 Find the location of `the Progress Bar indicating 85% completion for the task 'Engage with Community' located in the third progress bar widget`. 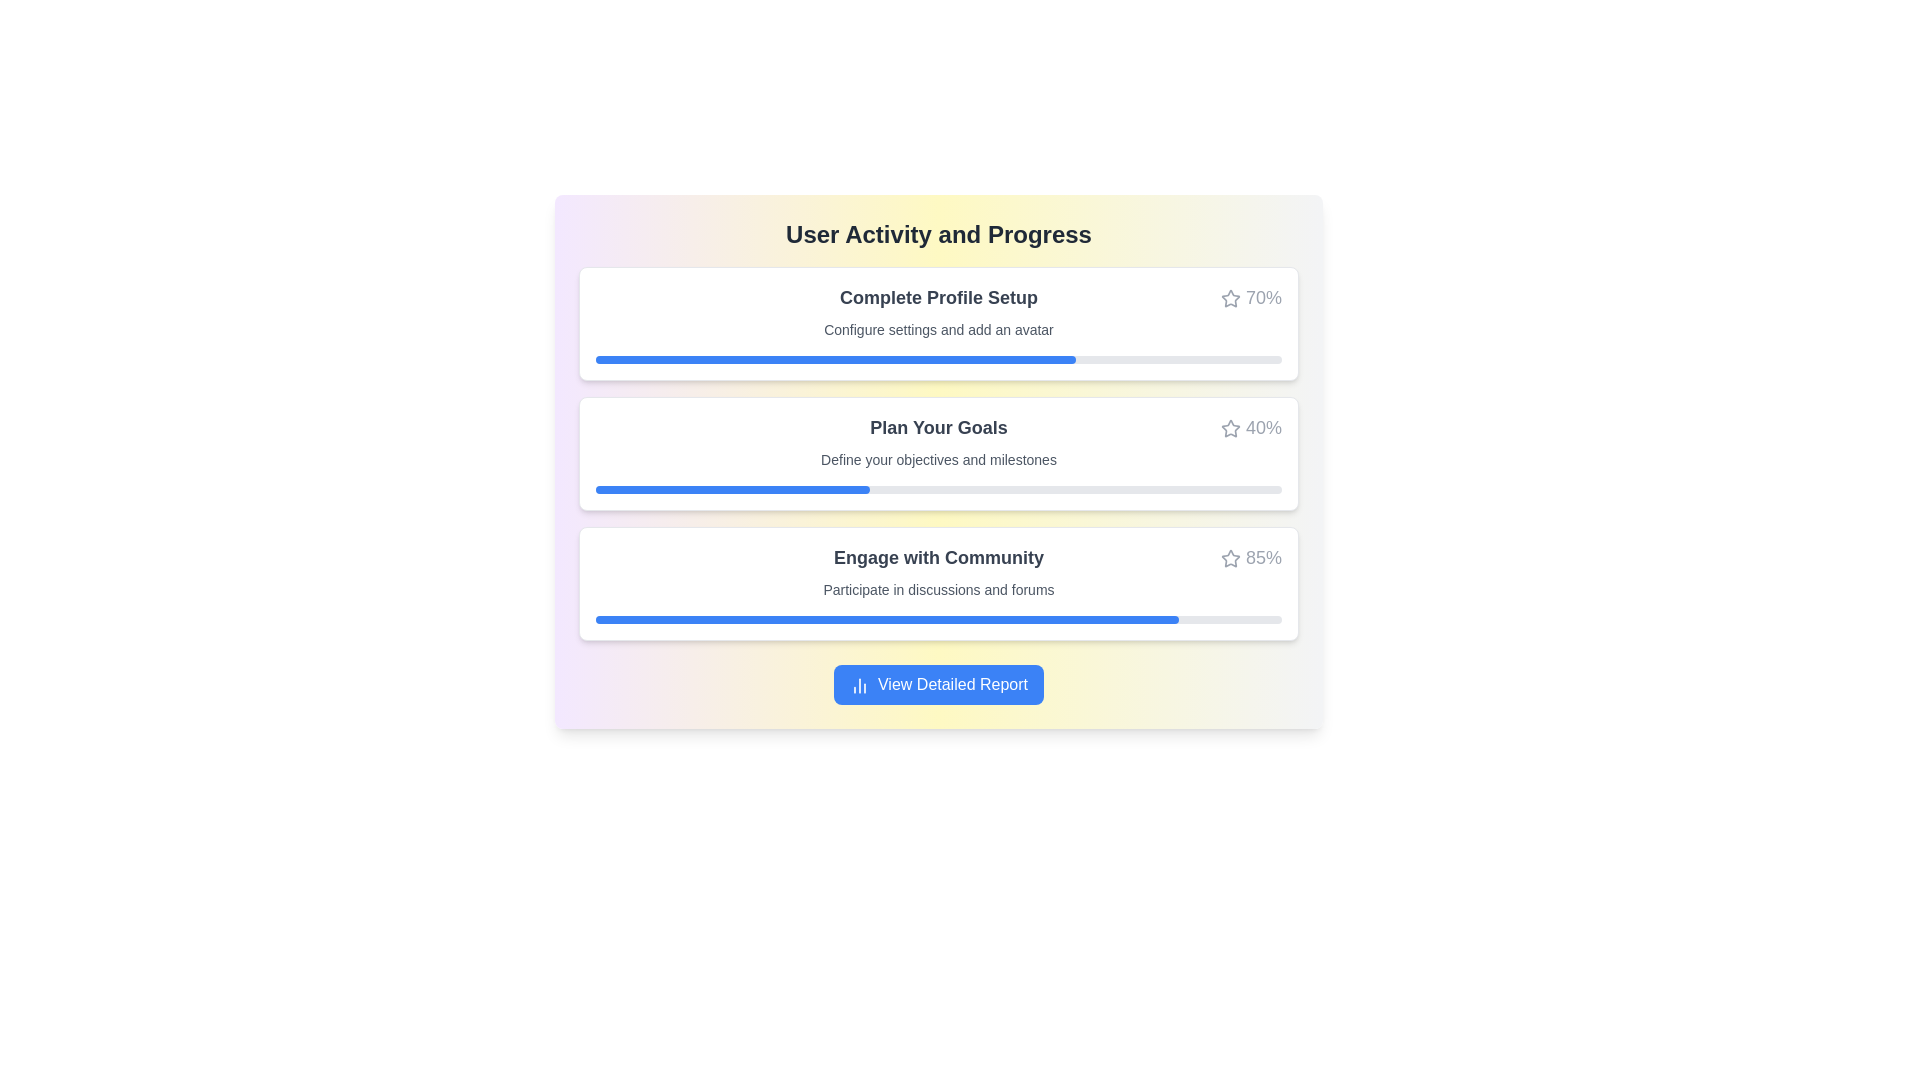

the Progress Bar indicating 85% completion for the task 'Engage with Community' located in the third progress bar widget is located at coordinates (886, 619).